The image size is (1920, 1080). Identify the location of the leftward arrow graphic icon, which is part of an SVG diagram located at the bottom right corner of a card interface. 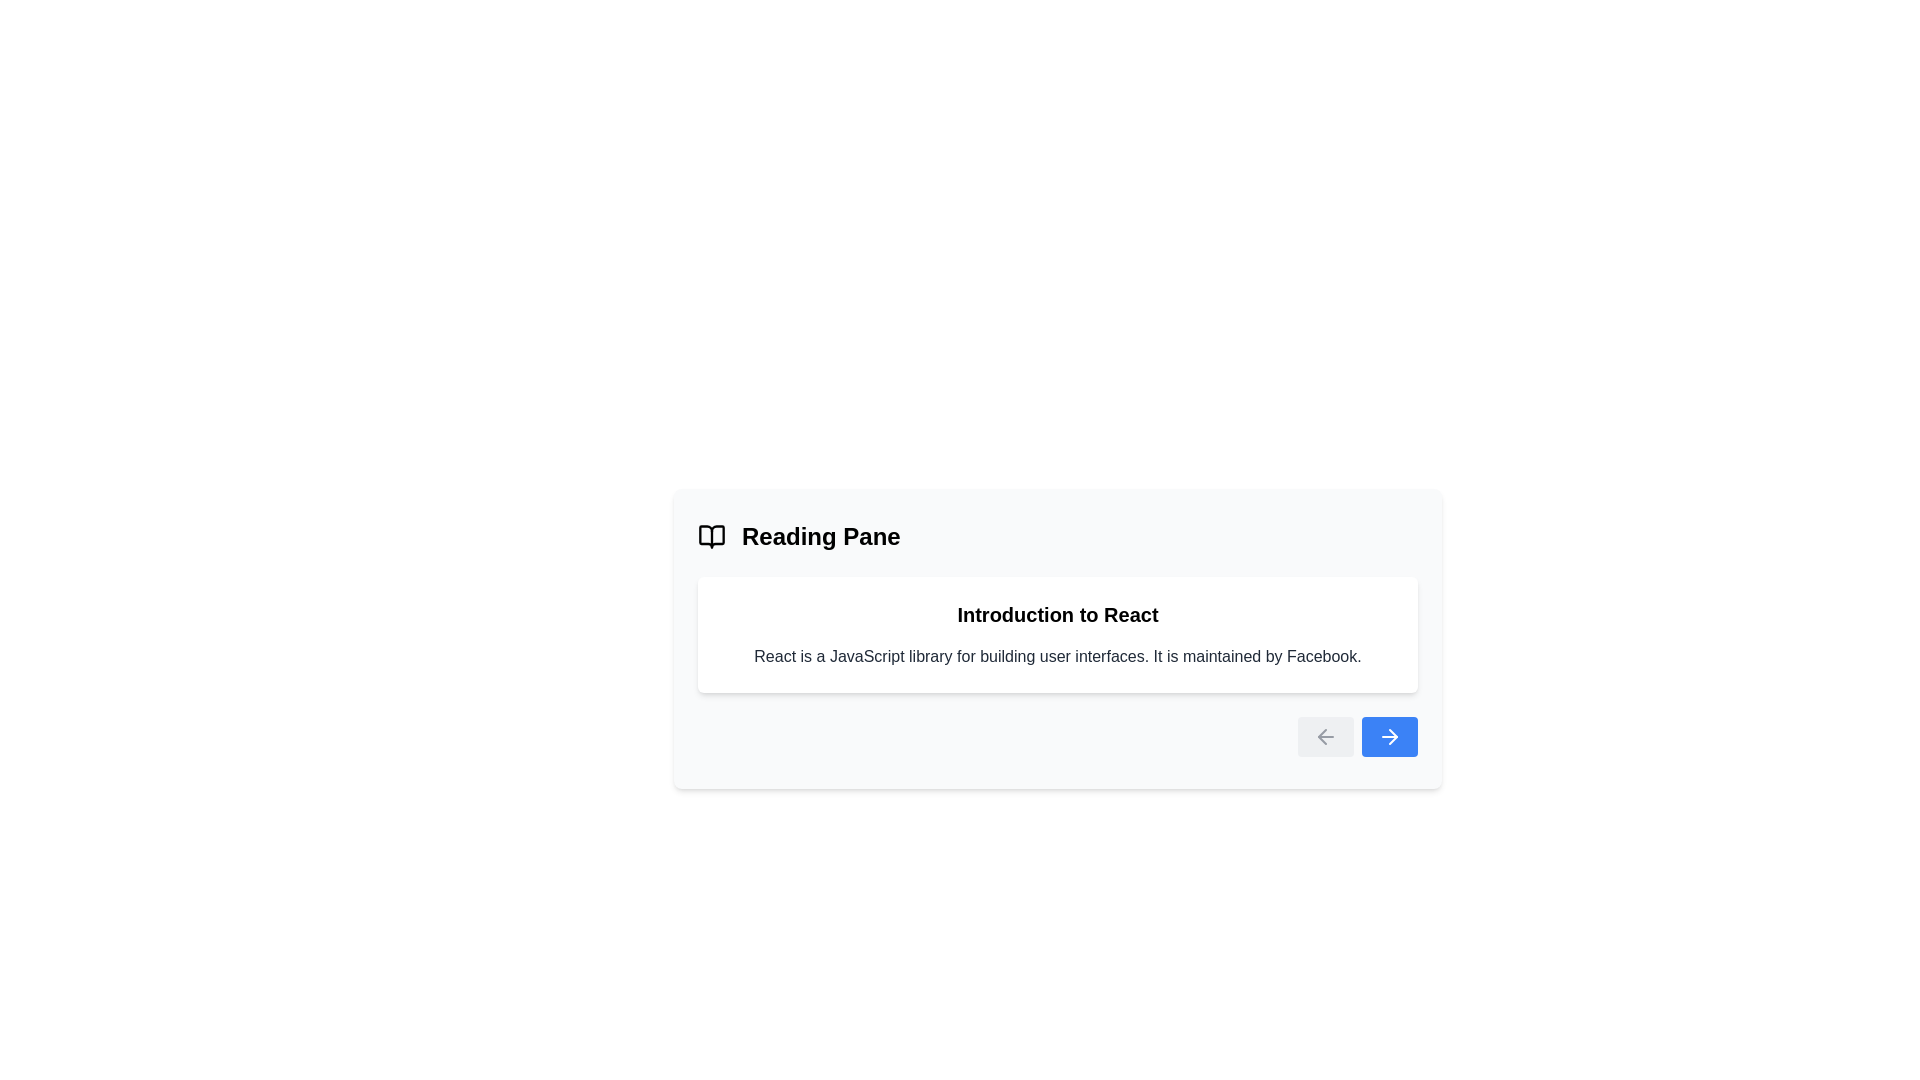
(1322, 736).